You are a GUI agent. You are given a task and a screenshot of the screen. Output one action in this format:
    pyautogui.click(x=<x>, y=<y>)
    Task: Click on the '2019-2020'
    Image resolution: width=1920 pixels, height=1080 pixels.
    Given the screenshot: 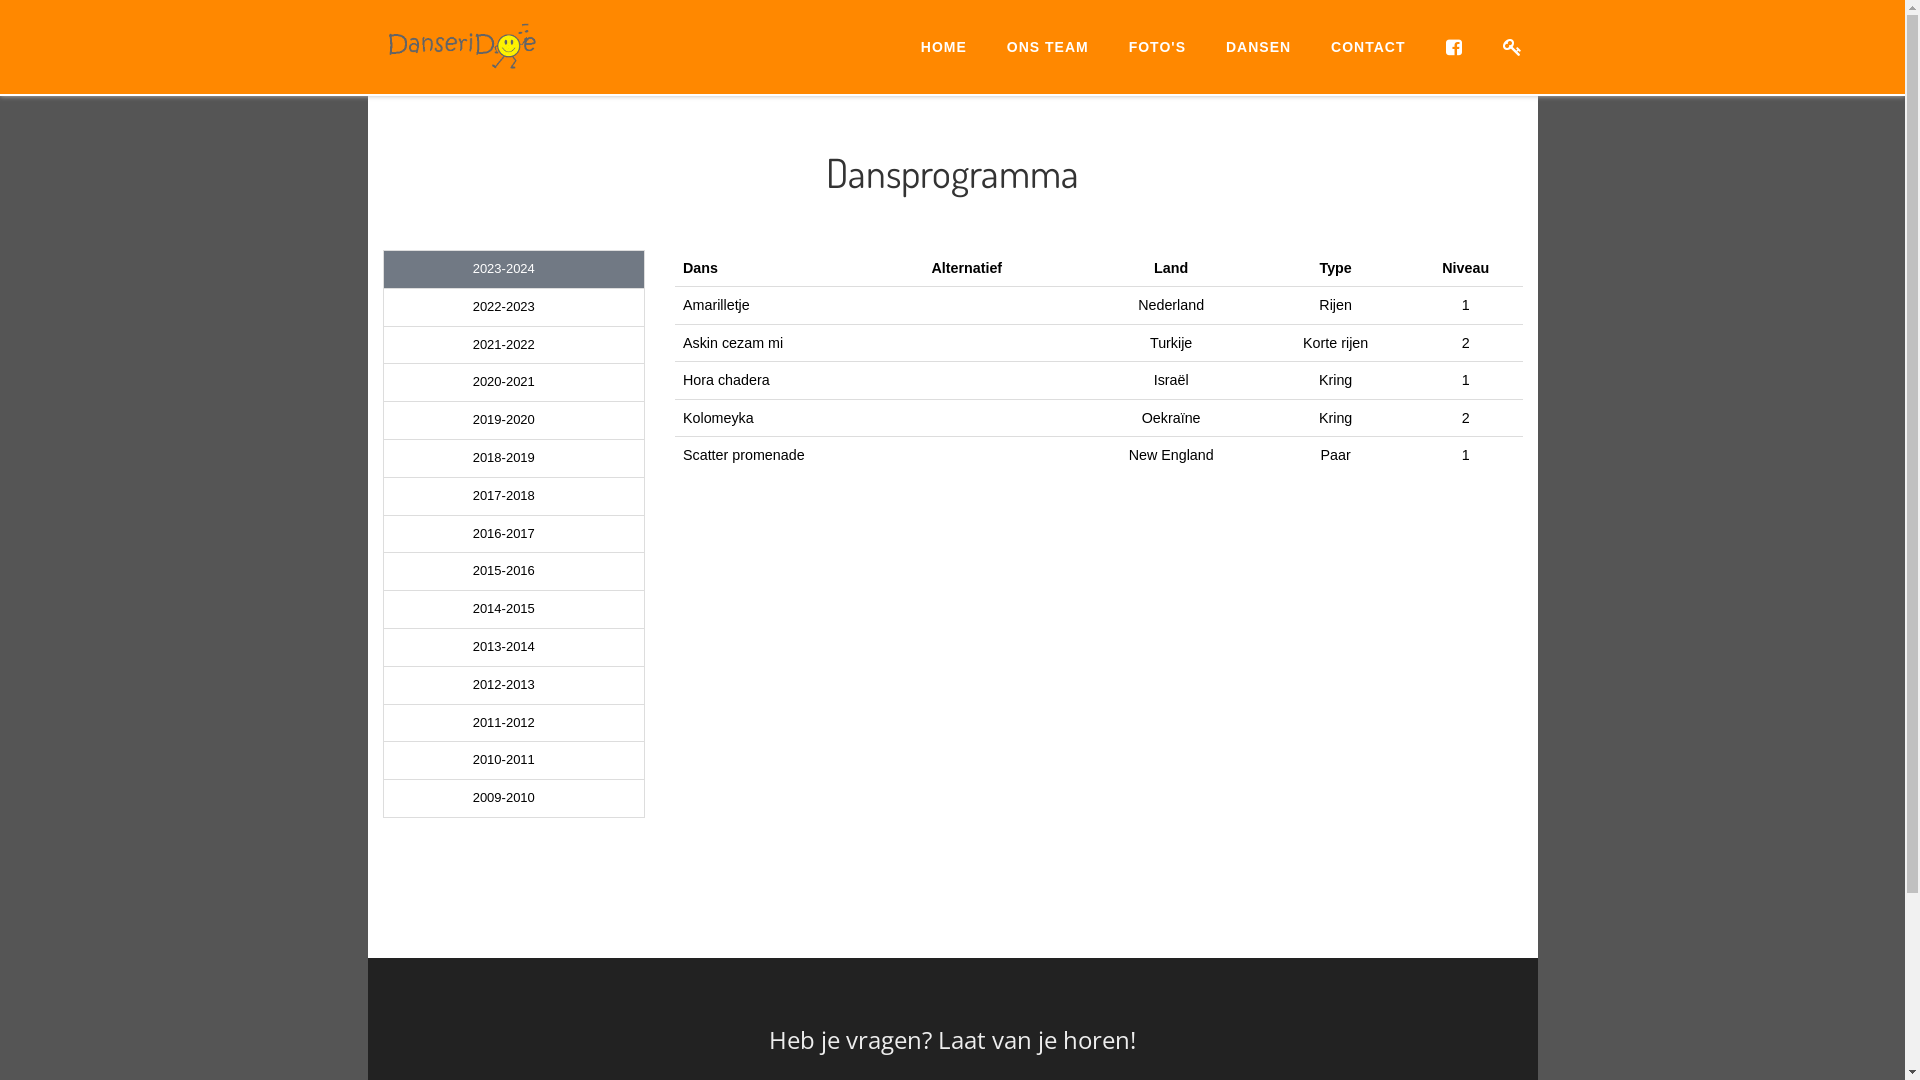 What is the action you would take?
    pyautogui.click(x=514, y=419)
    